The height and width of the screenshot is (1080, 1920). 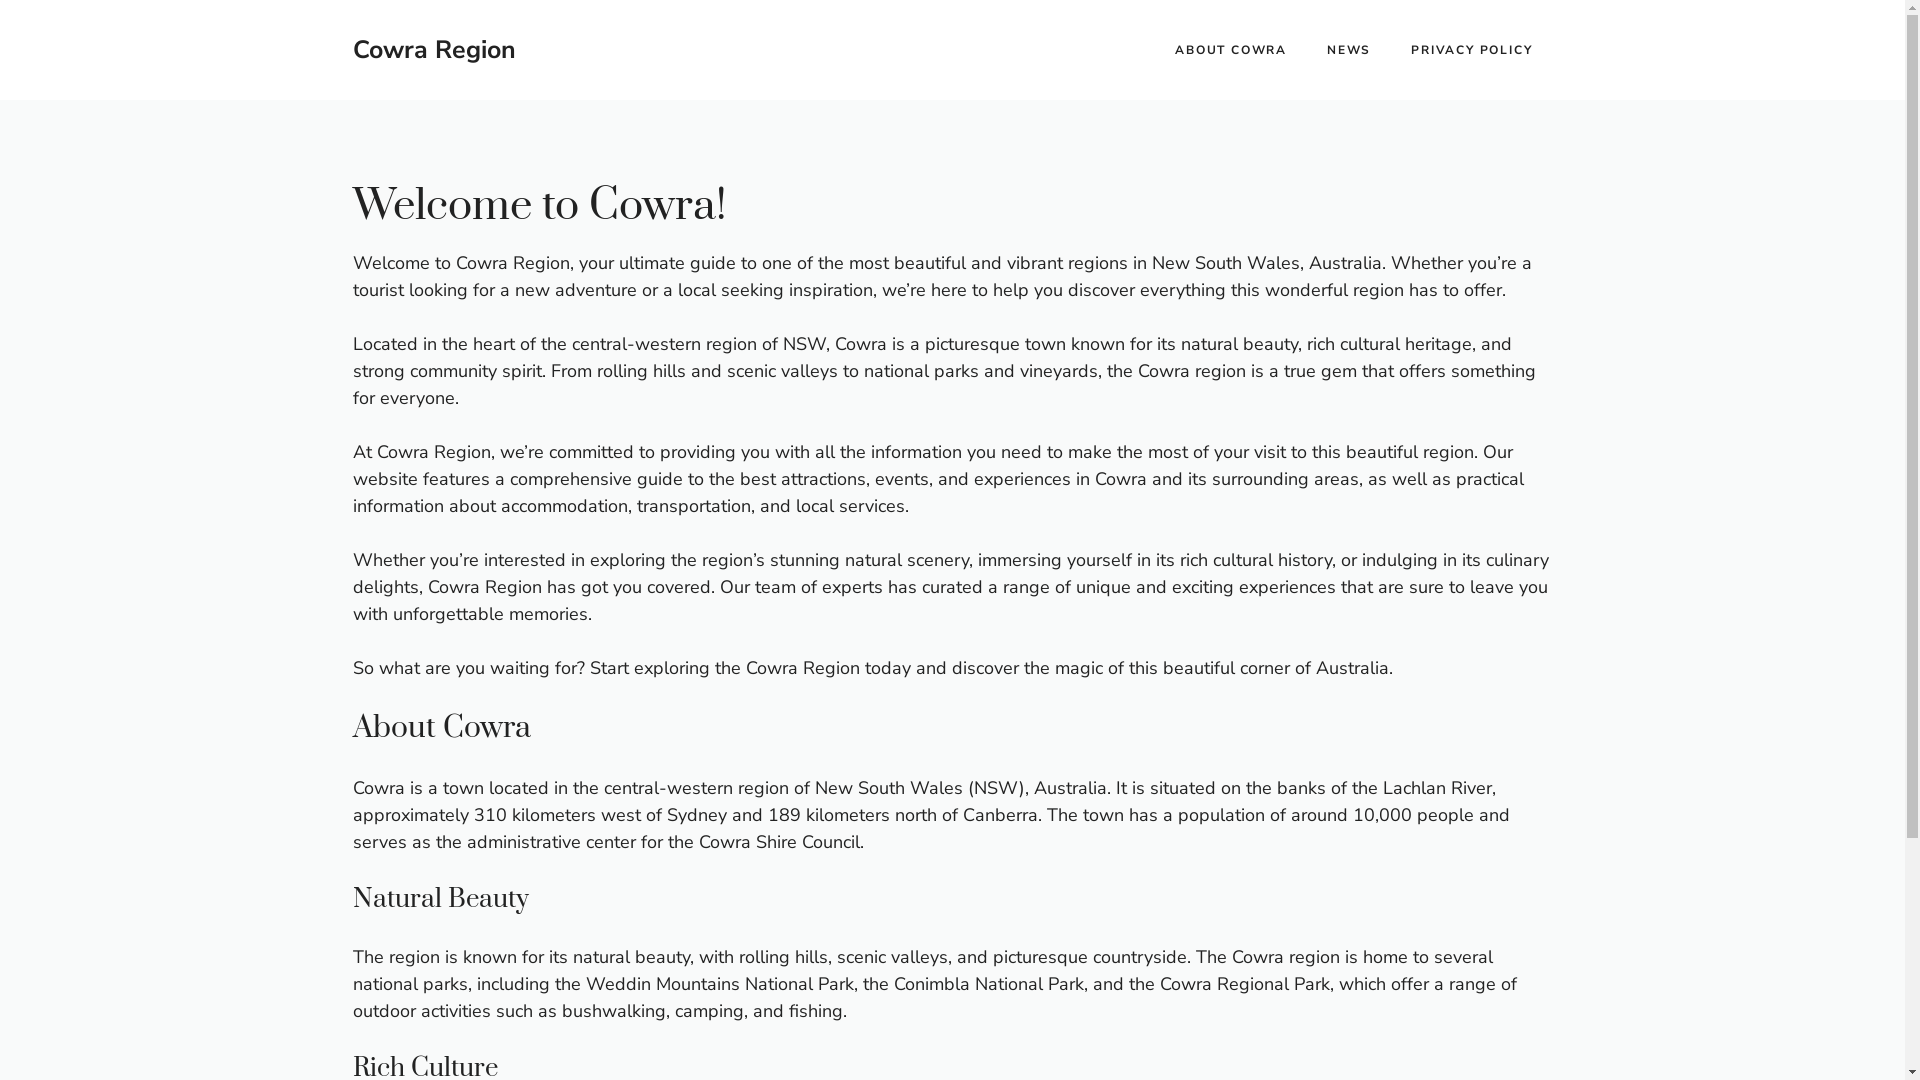 I want to click on 'PRIVACY POLICY', so click(x=1471, y=49).